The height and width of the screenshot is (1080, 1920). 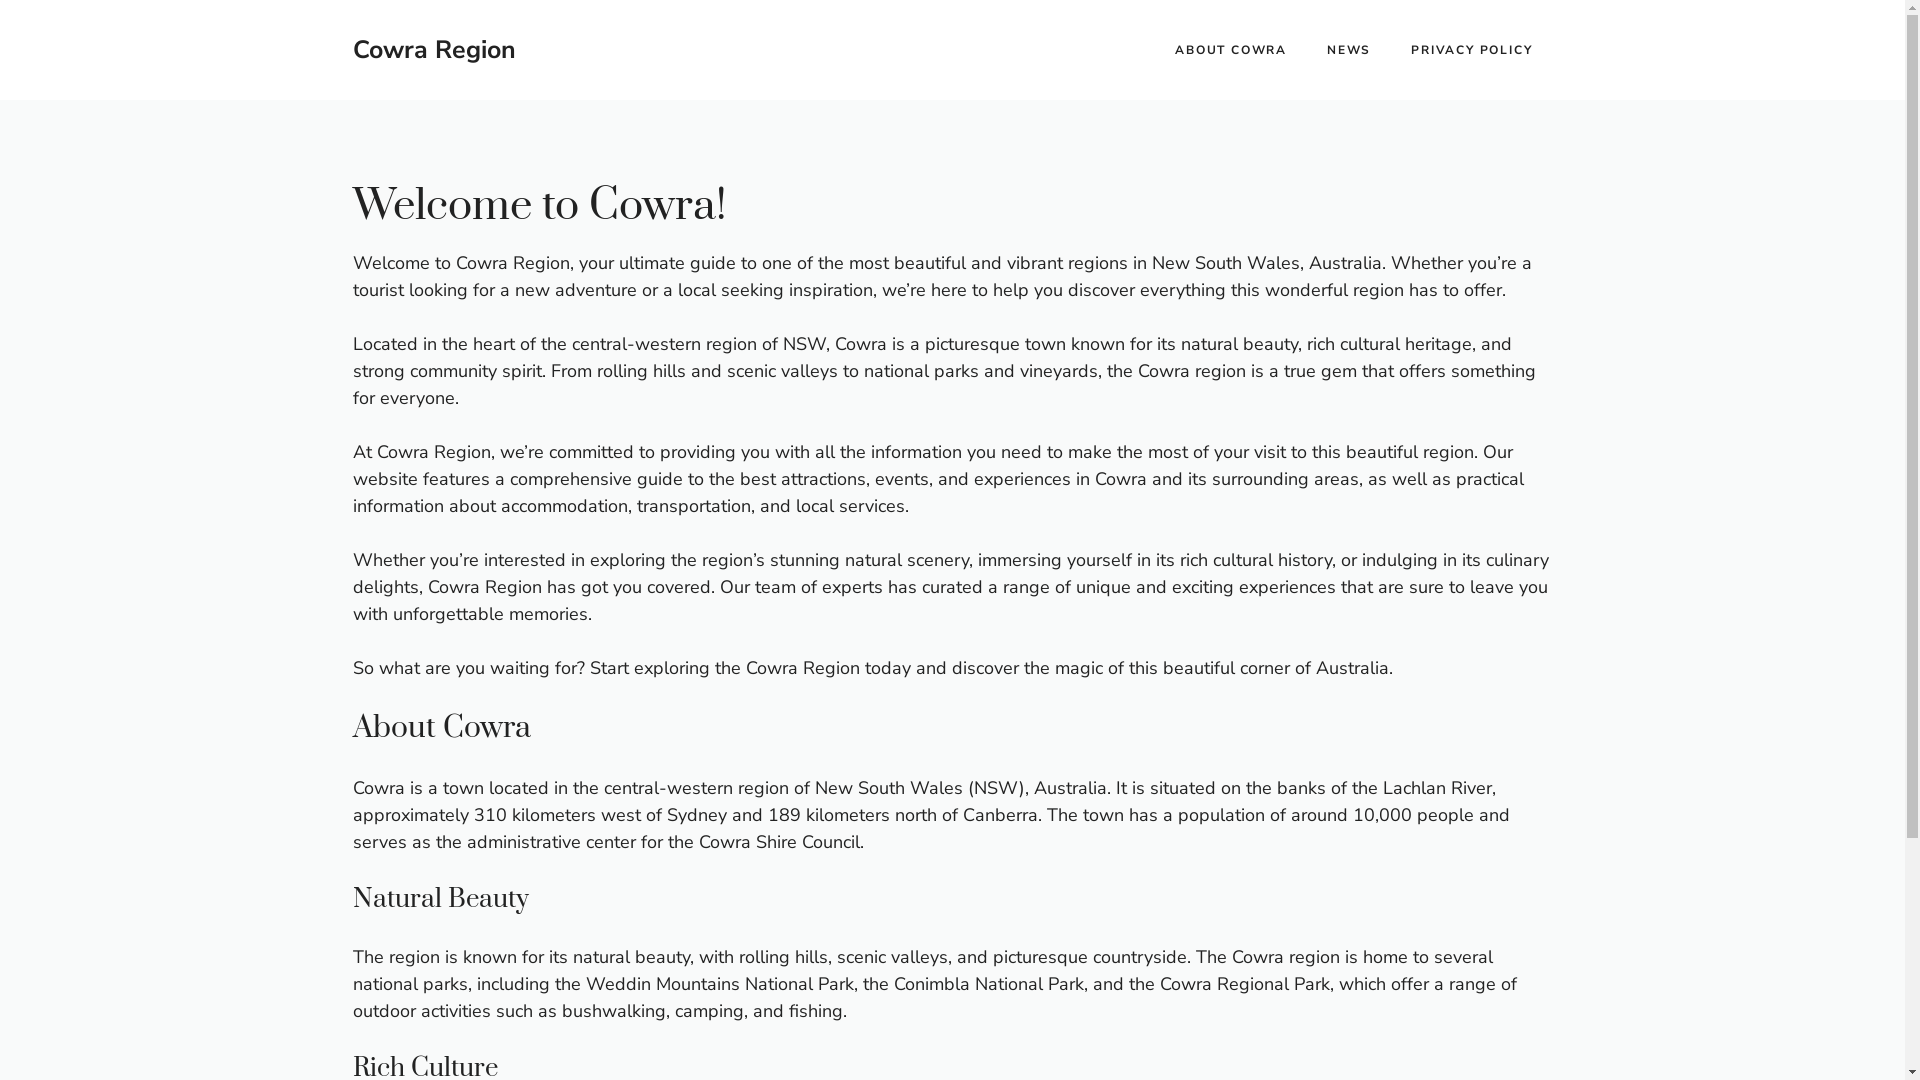 I want to click on 'PRIVACY POLICY', so click(x=1471, y=49).